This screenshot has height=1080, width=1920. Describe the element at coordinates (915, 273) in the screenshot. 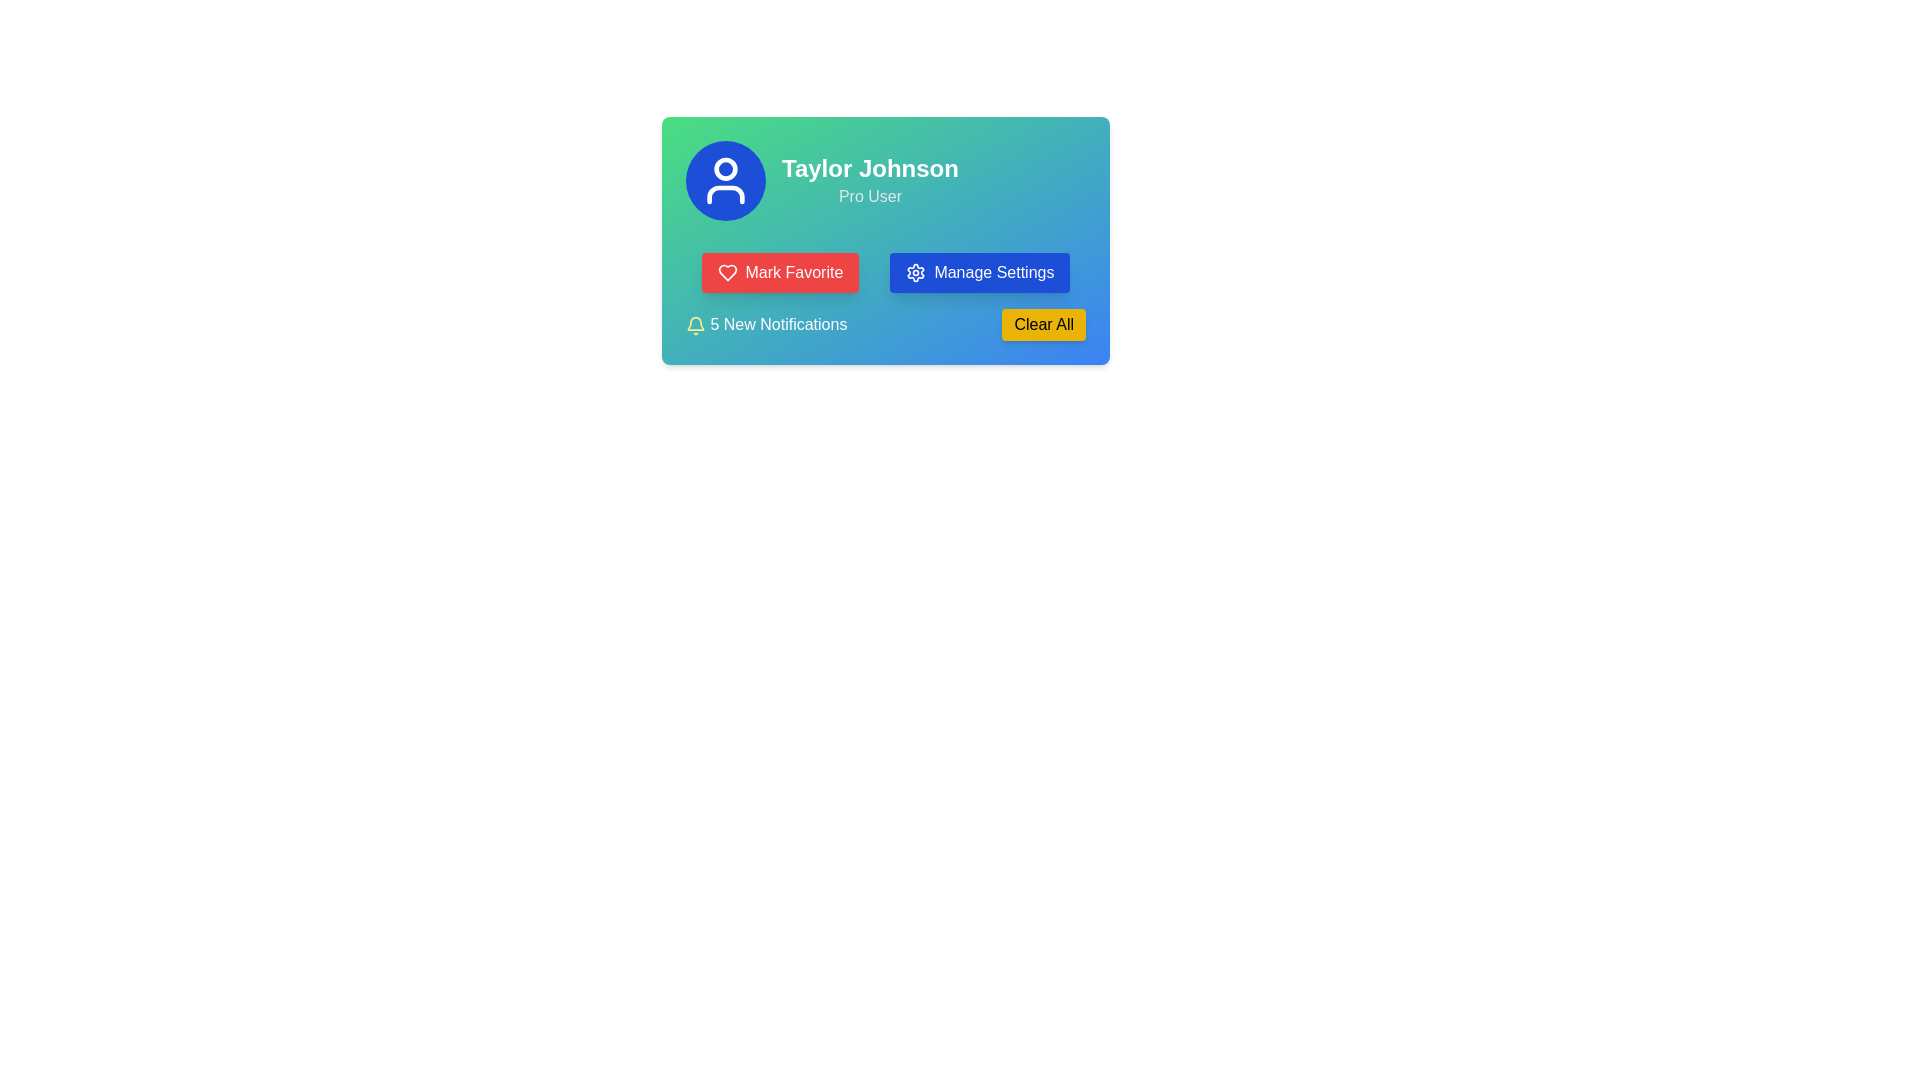

I see `the settings cog icon located in the top-right corner of the main card interface, adjacent to the blue 'Manage Settings' button` at that location.